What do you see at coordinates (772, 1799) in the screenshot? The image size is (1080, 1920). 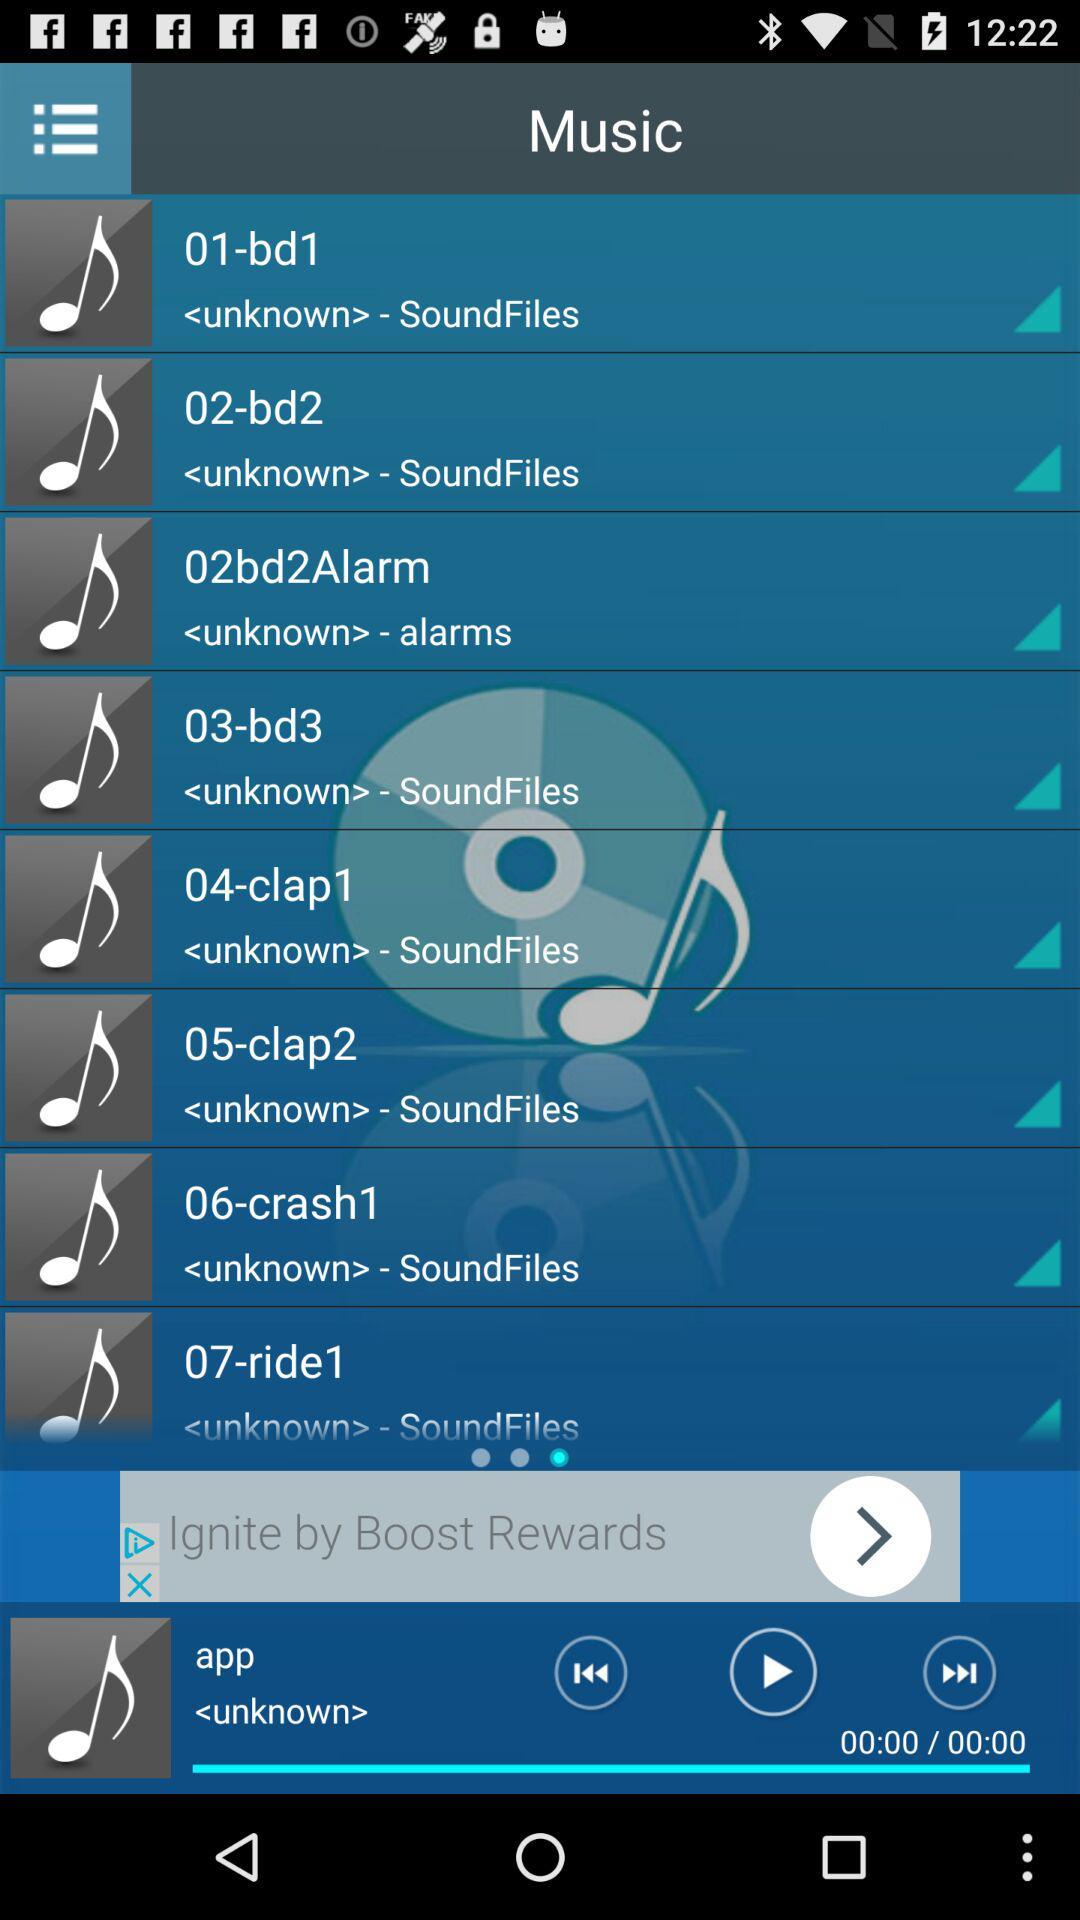 I see `the play icon` at bounding box center [772, 1799].